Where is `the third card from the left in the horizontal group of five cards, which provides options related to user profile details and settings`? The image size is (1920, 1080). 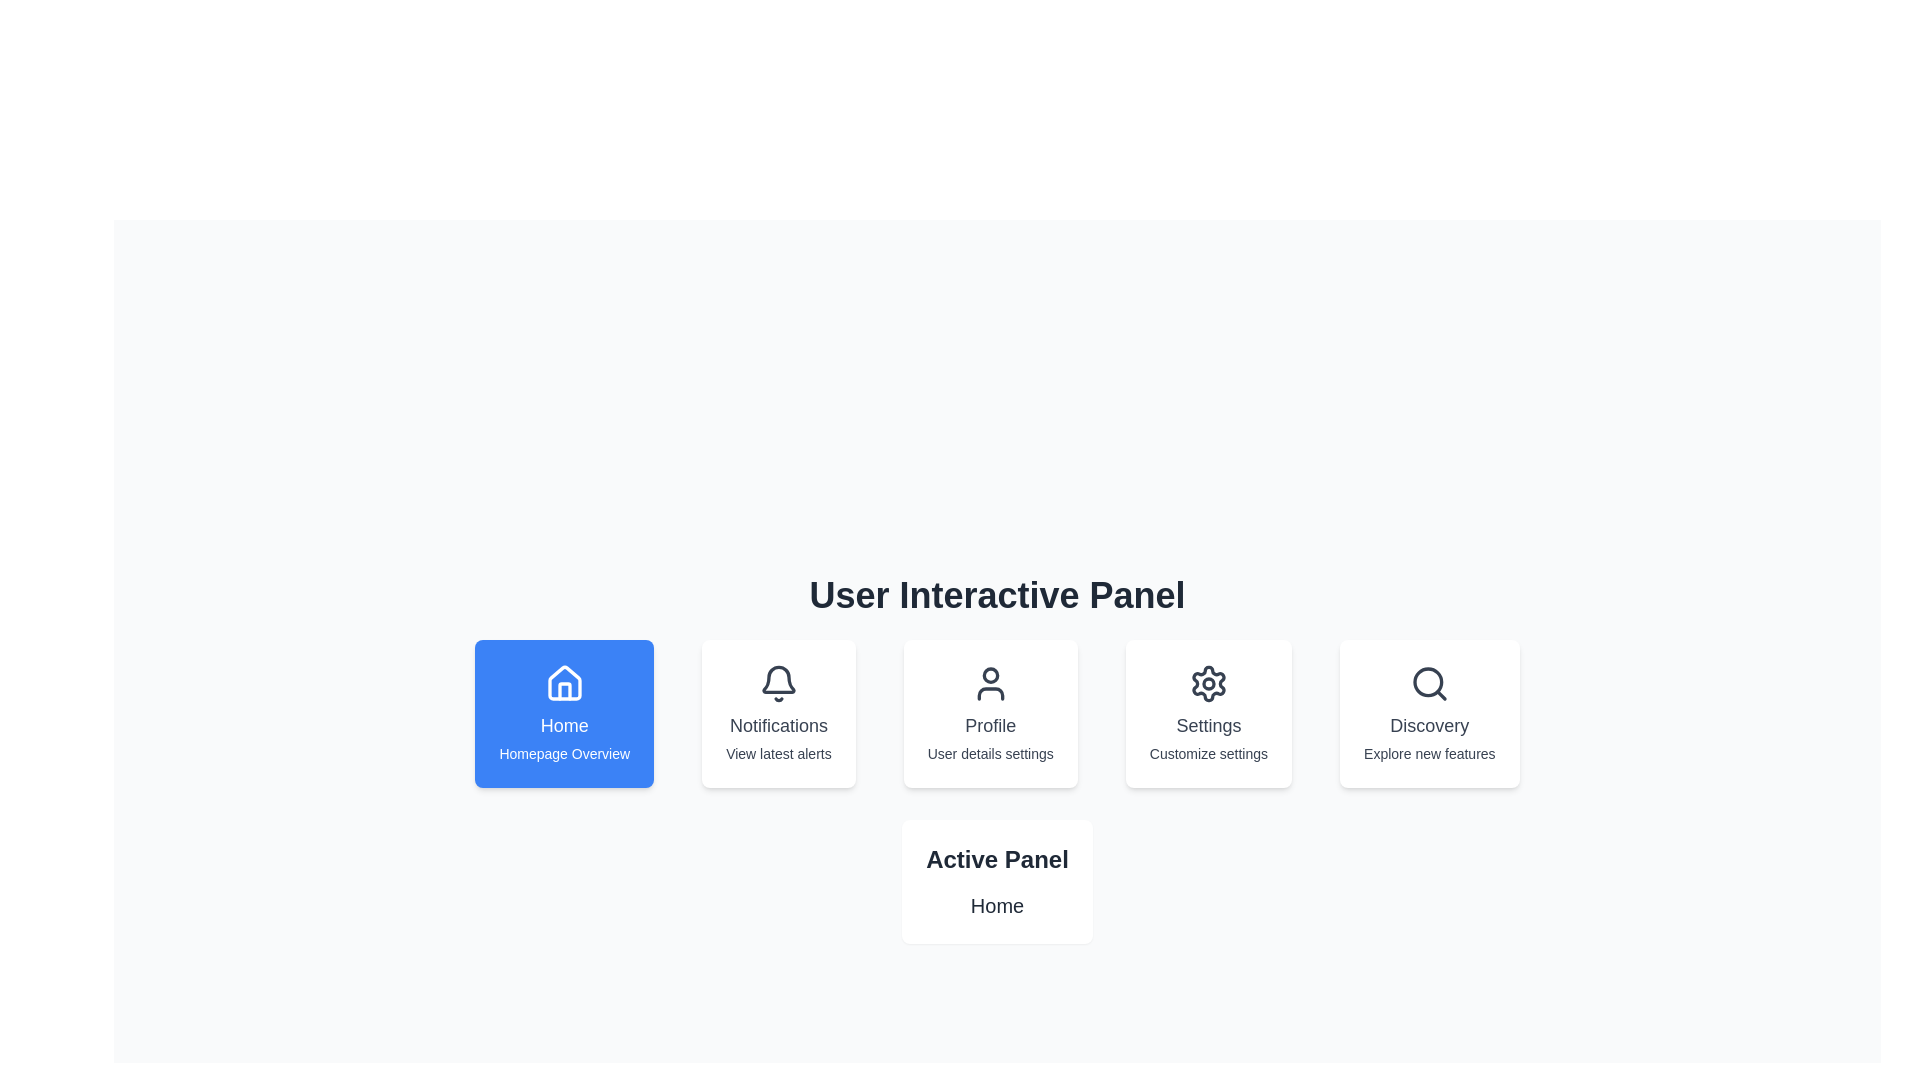 the third card from the left in the horizontal group of five cards, which provides options related to user profile details and settings is located at coordinates (990, 712).